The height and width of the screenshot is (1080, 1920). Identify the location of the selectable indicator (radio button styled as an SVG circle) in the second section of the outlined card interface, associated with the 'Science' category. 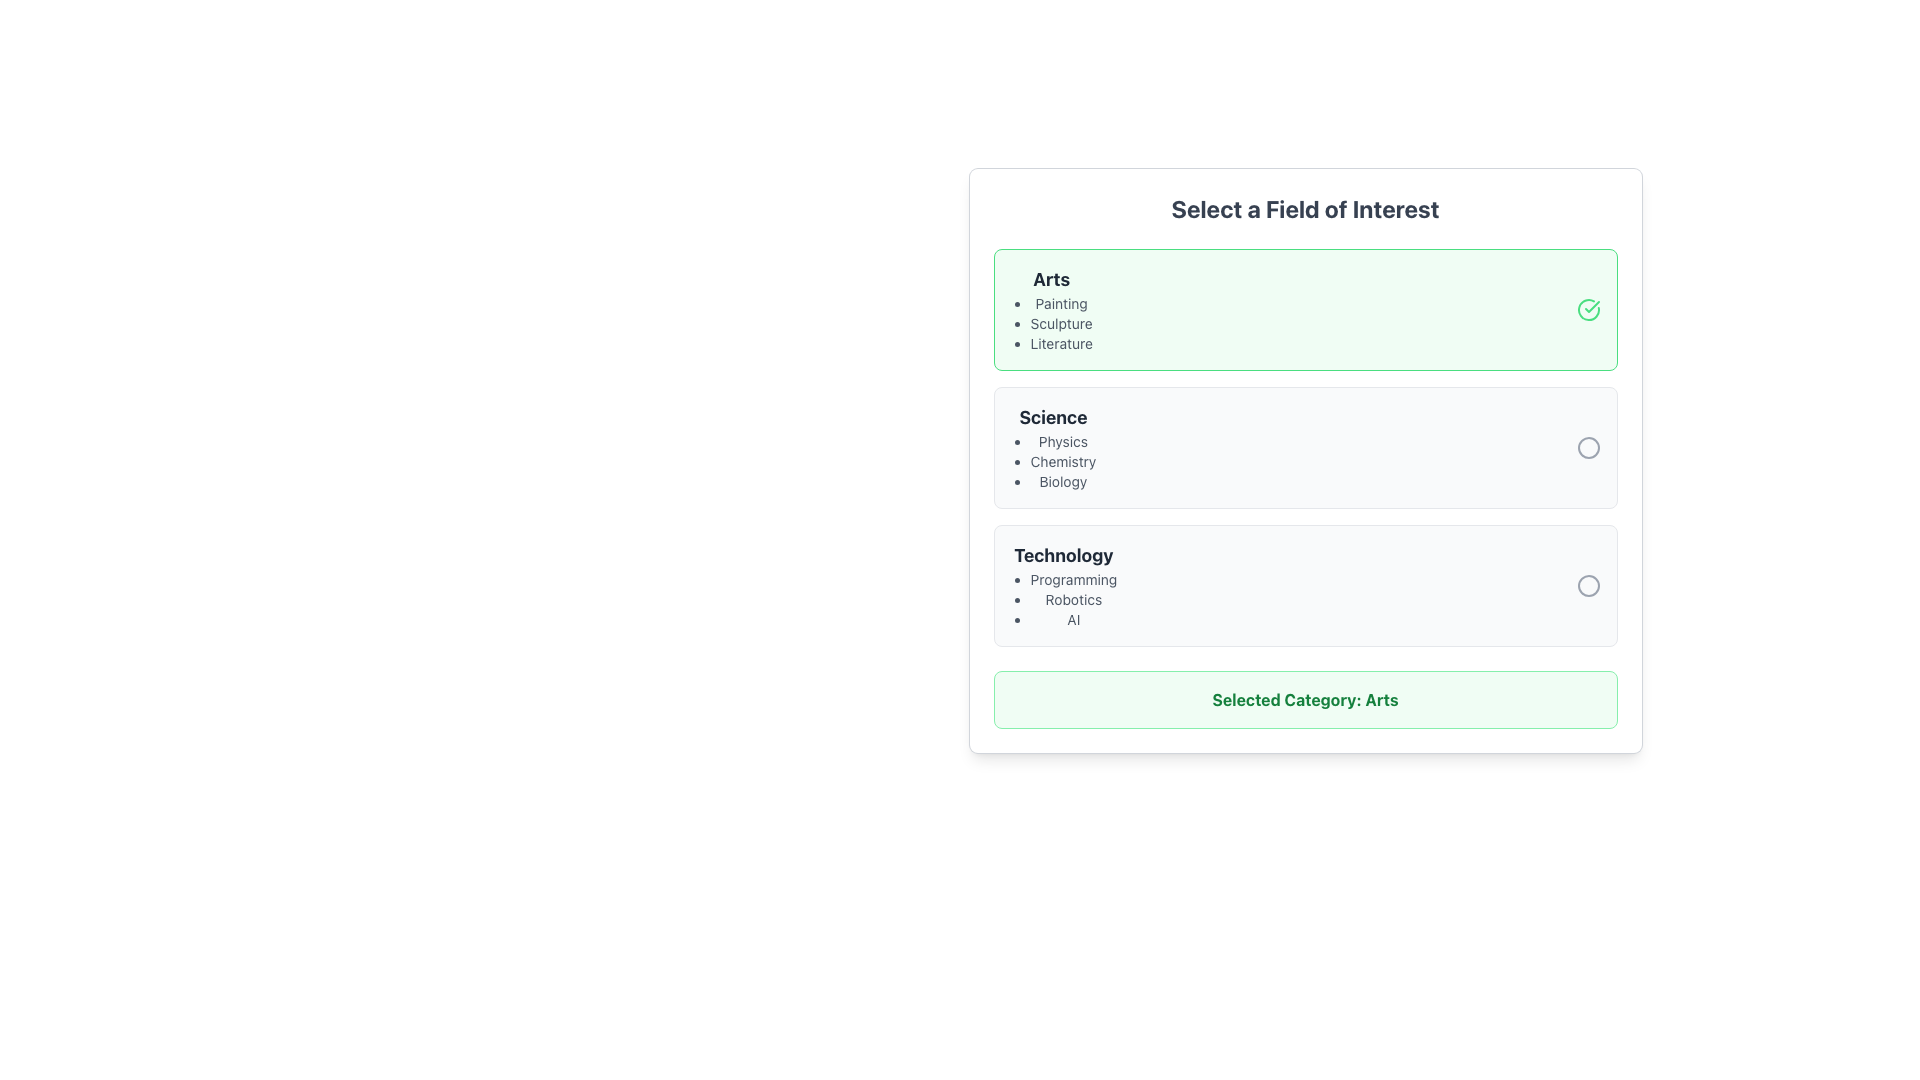
(1587, 446).